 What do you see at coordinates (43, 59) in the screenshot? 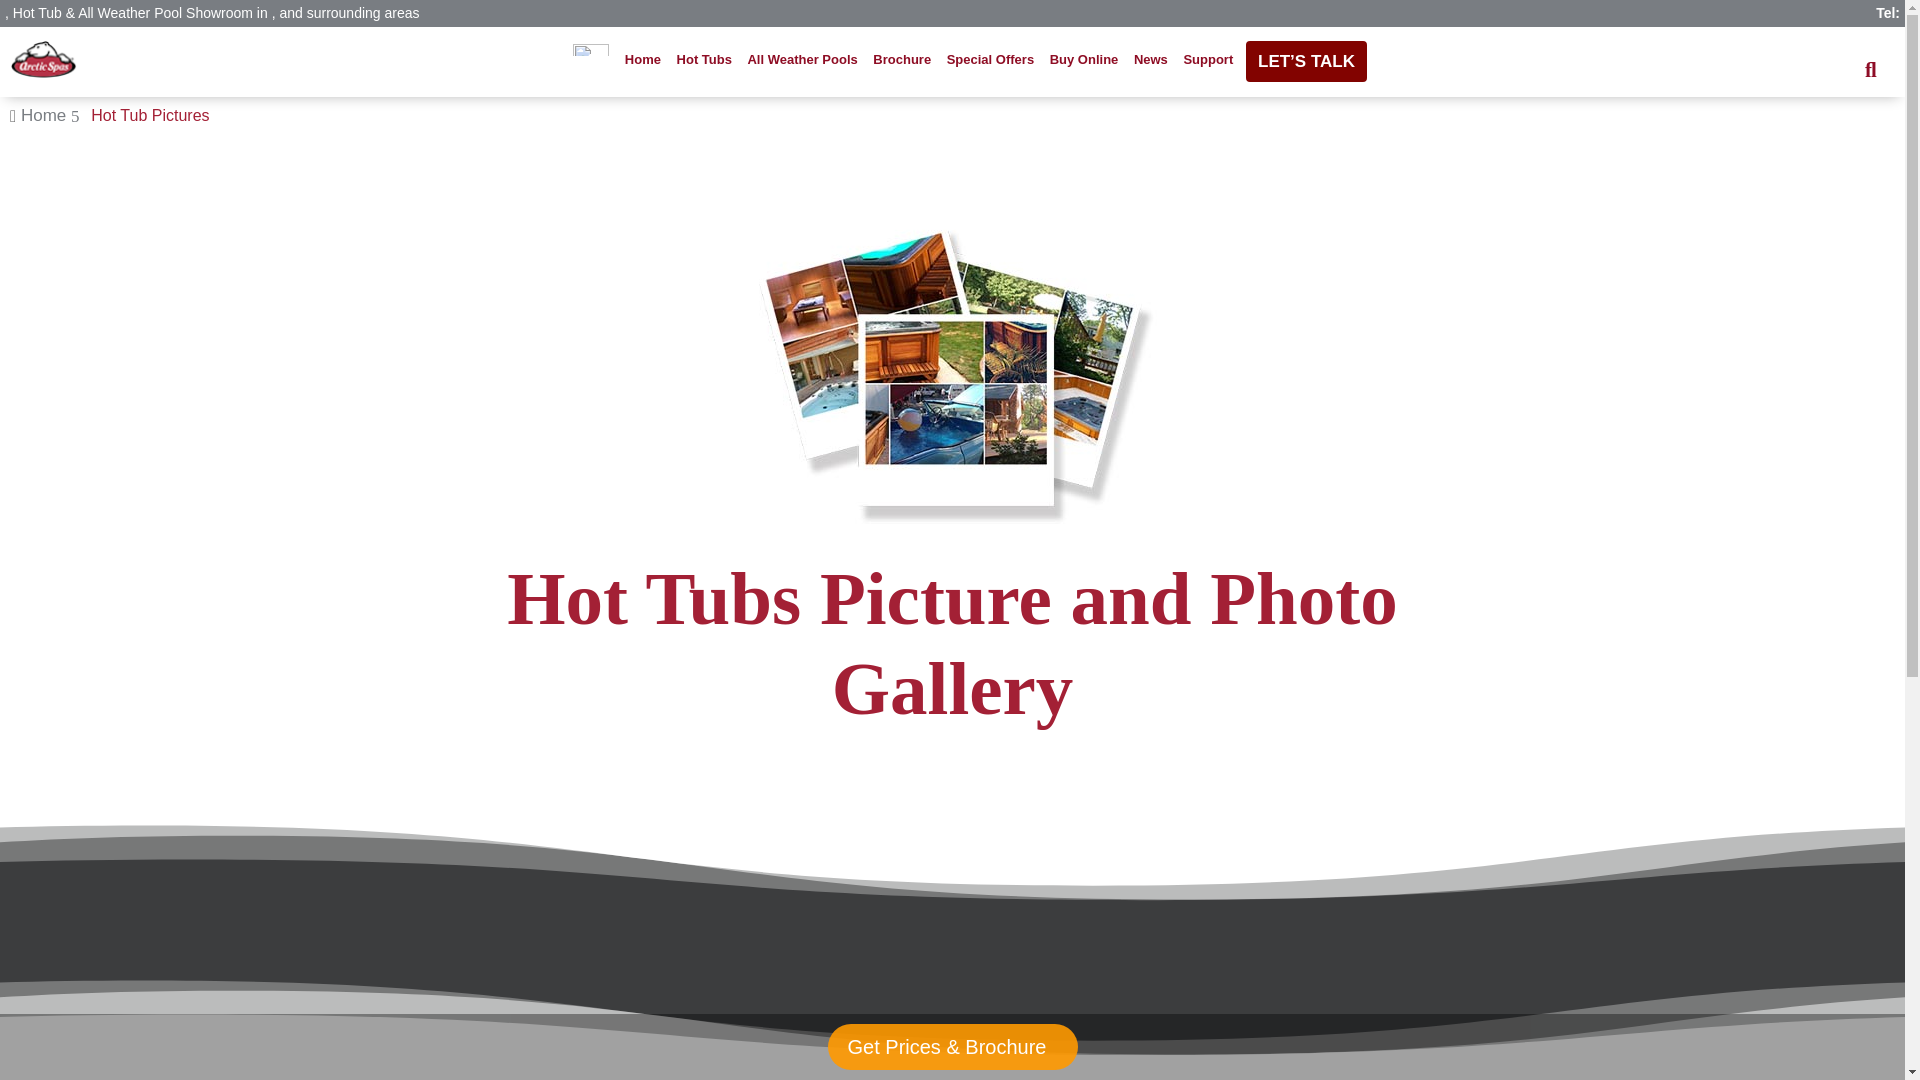
I see `' - Hot Tubs - Engineered for the Worlds Harshest Climates'` at bounding box center [43, 59].